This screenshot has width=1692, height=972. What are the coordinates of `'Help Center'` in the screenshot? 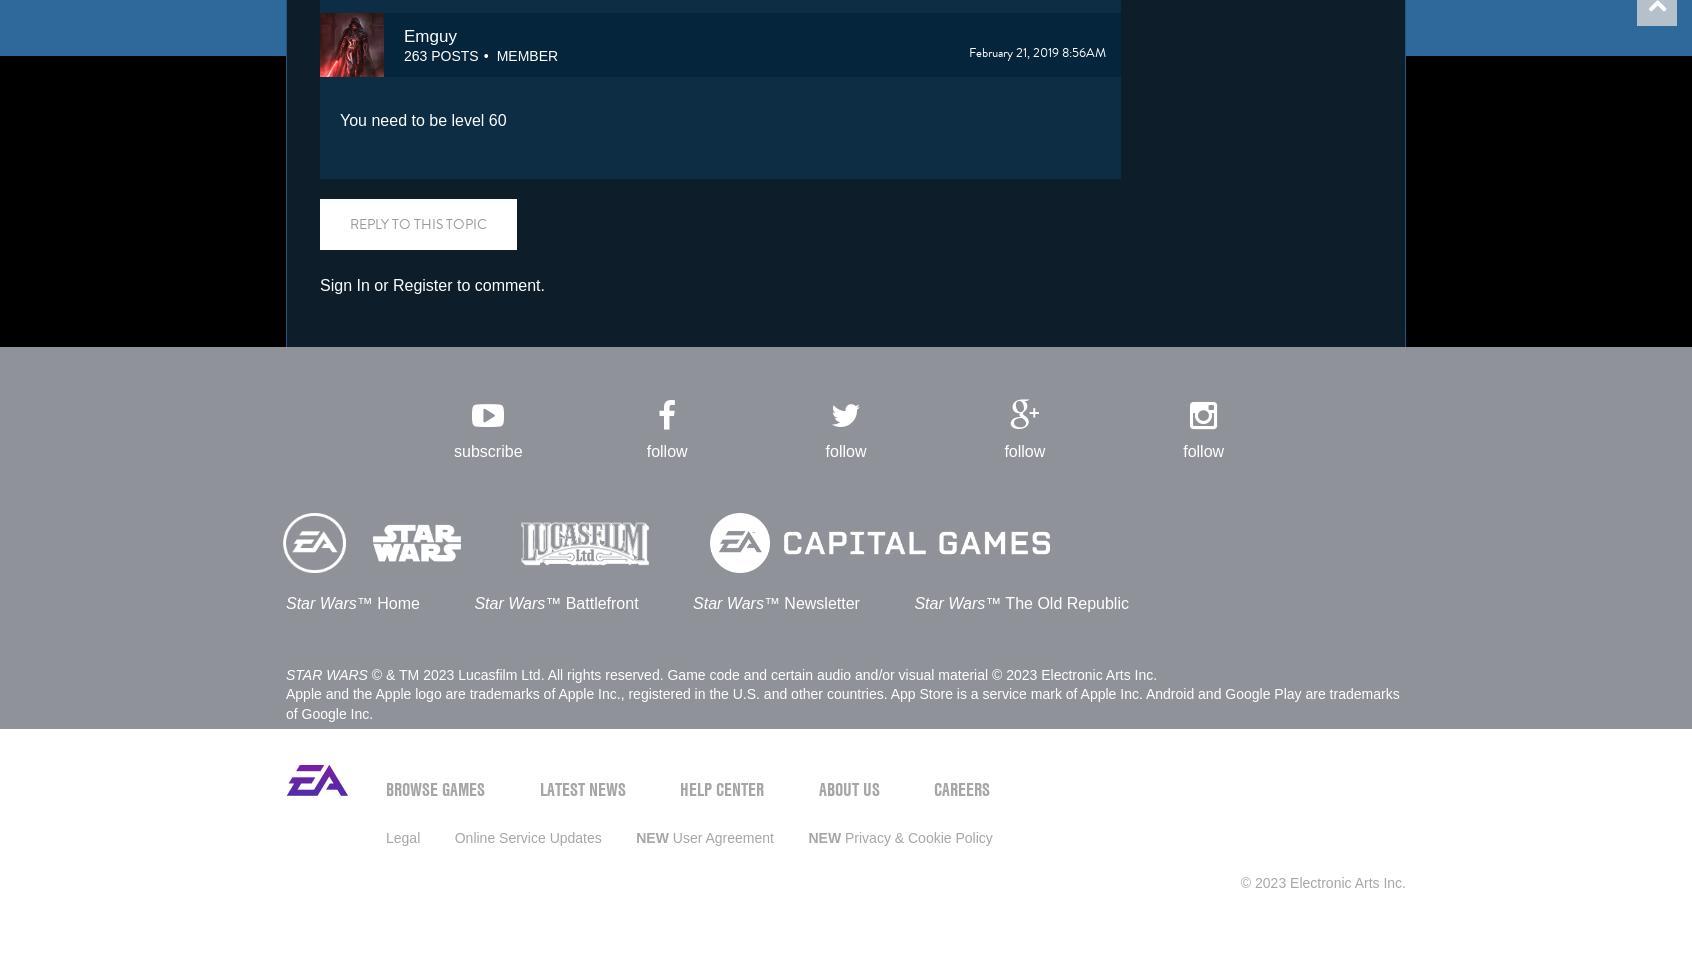 It's located at (720, 789).